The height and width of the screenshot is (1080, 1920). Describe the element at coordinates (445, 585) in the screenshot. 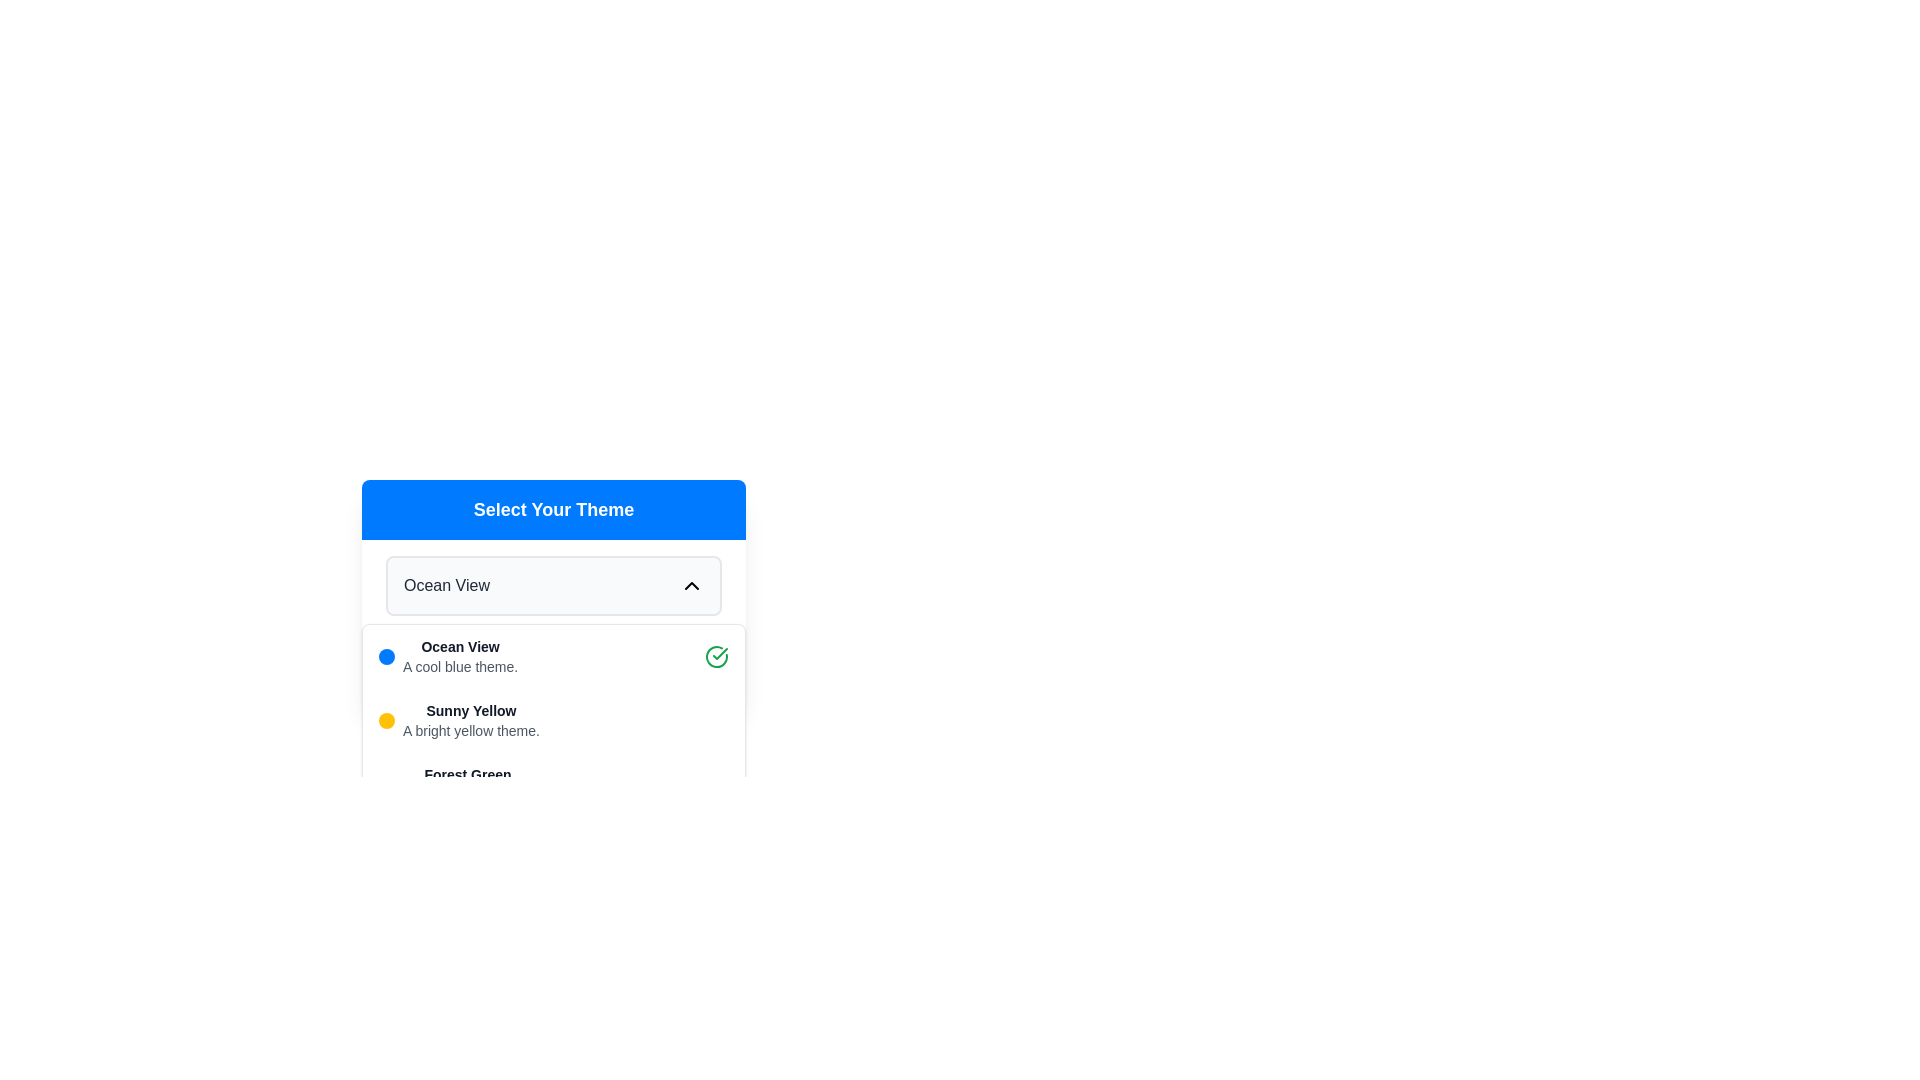

I see `the text component labeled 'Ocean View' in the theme selection dropdown interface, which is styled with a medium-weight font and dark gray color` at that location.